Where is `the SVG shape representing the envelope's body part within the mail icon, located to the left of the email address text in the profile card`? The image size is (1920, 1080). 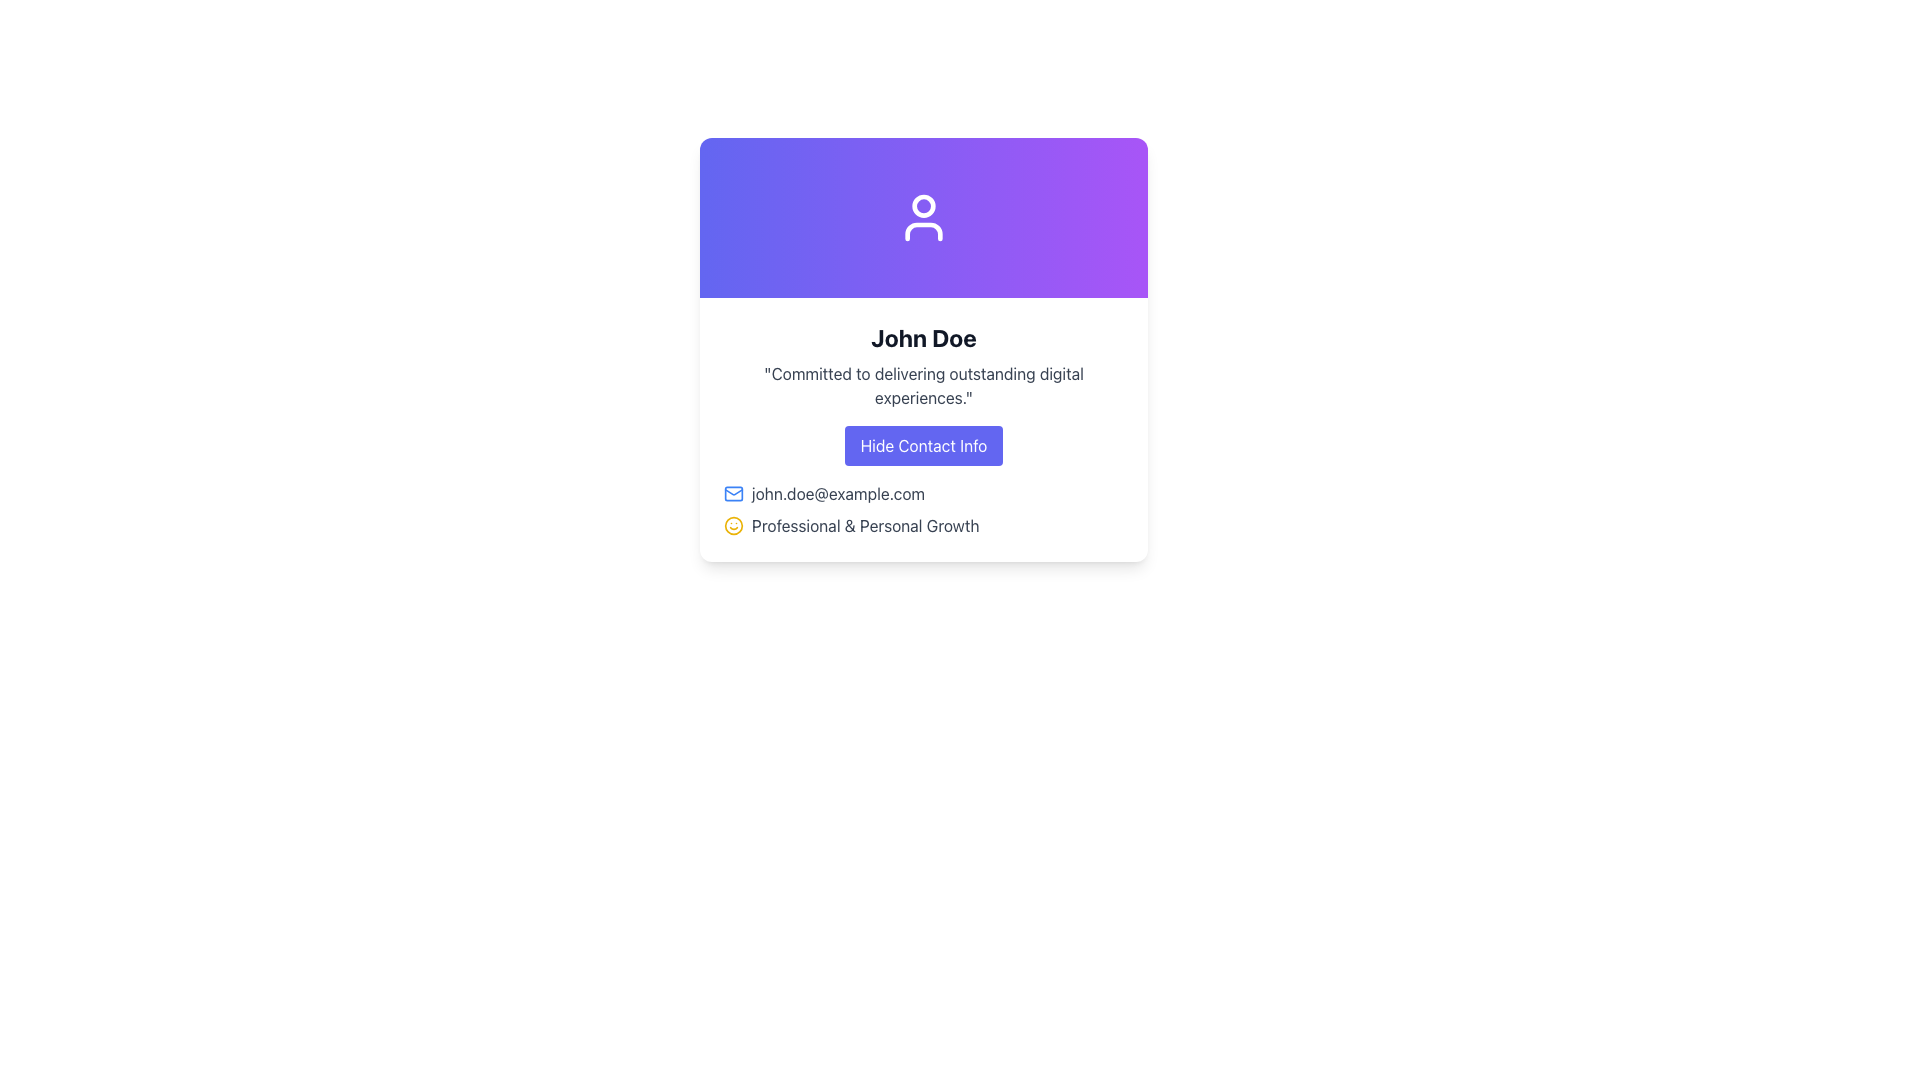 the SVG shape representing the envelope's body part within the mail icon, located to the left of the email address text in the profile card is located at coordinates (733, 493).